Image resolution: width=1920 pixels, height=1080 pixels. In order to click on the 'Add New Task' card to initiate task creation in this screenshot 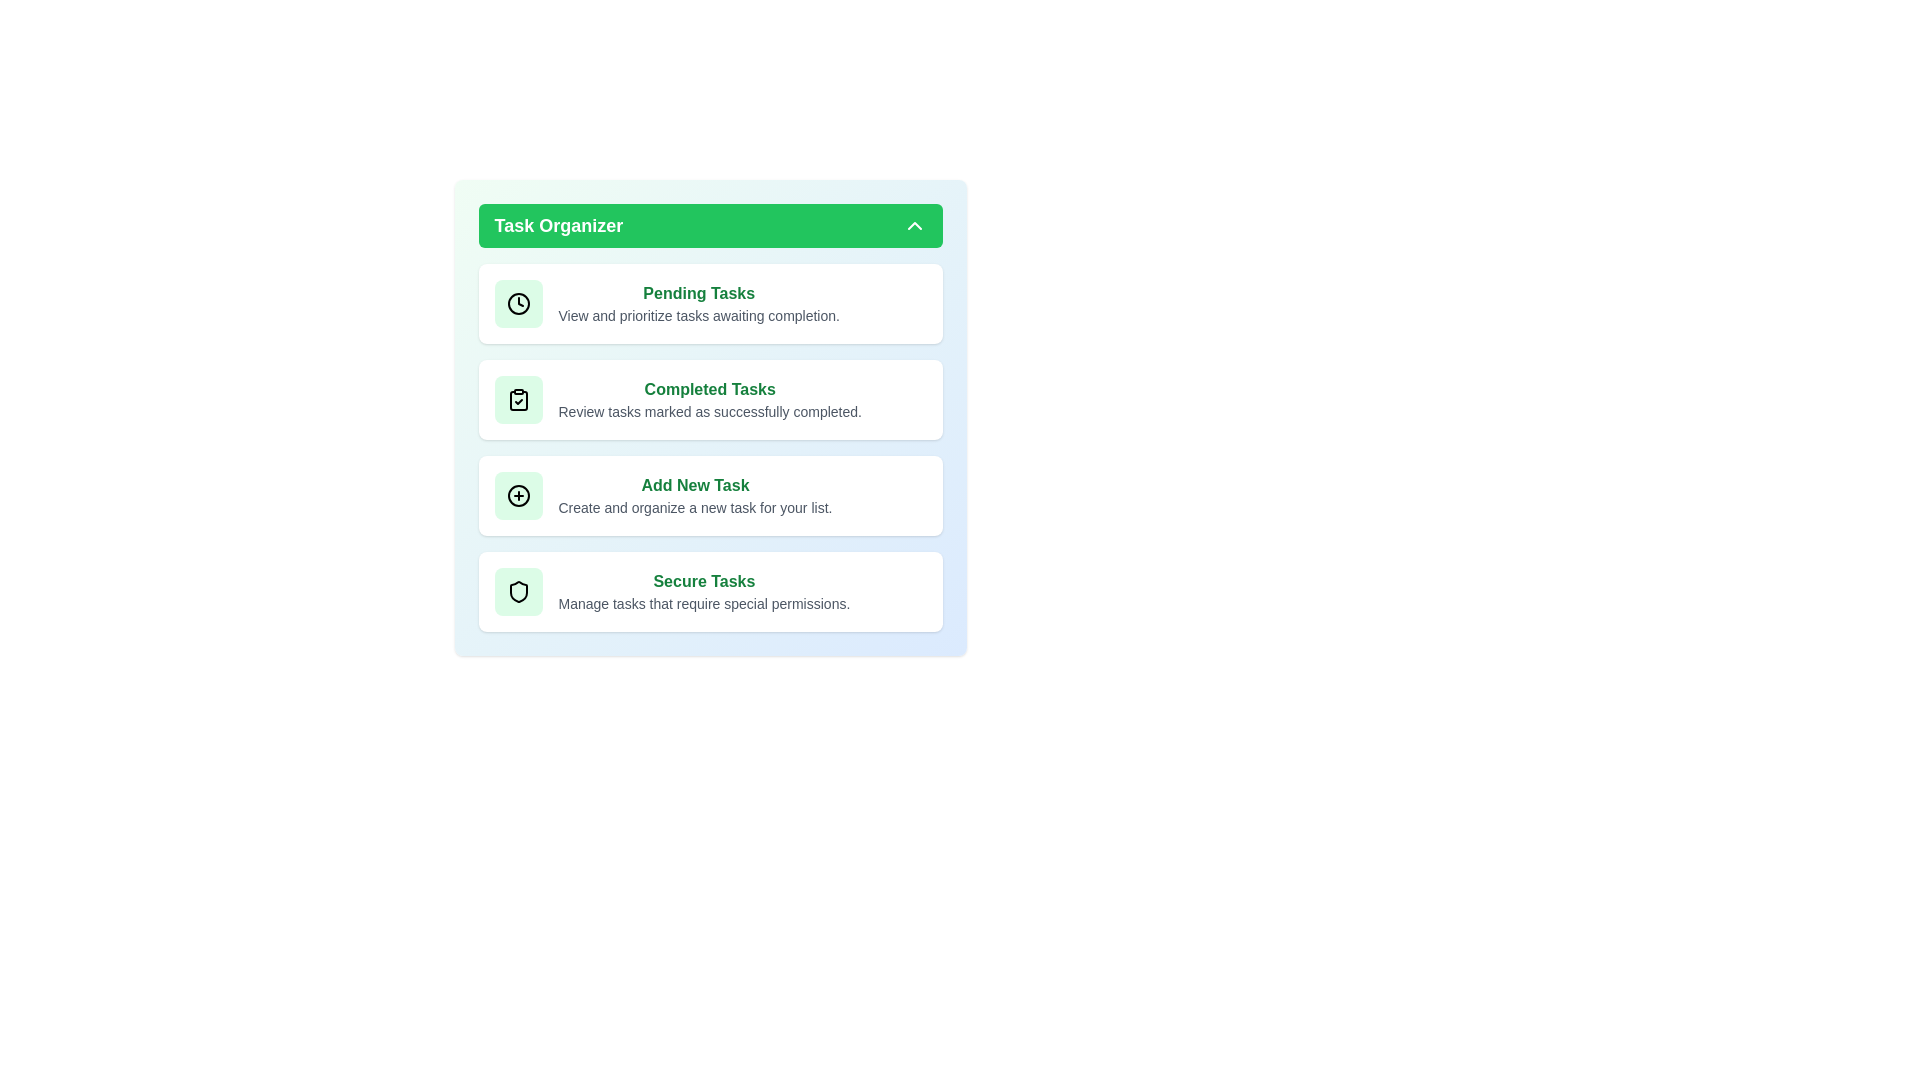, I will do `click(710, 495)`.